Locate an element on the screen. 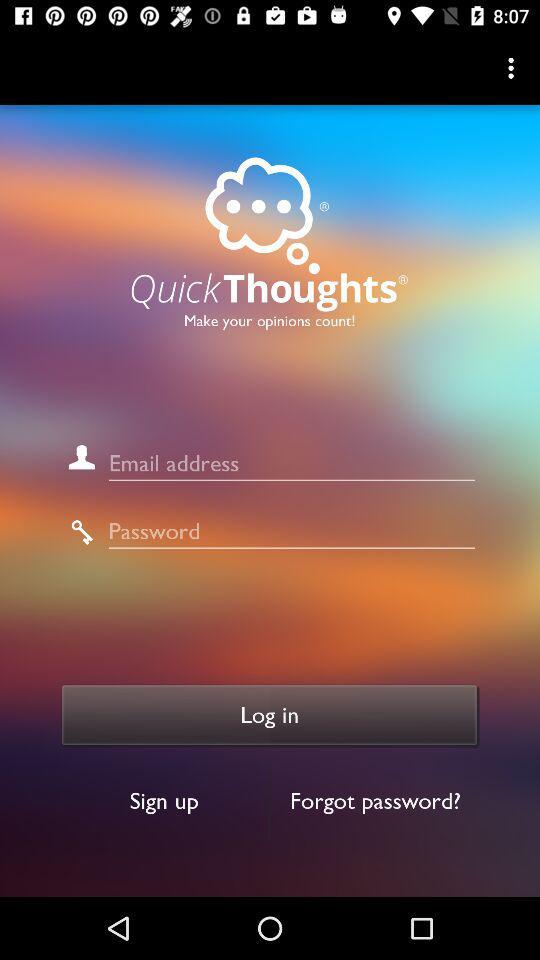 The width and height of the screenshot is (540, 960). the item below log in item is located at coordinates (375, 801).